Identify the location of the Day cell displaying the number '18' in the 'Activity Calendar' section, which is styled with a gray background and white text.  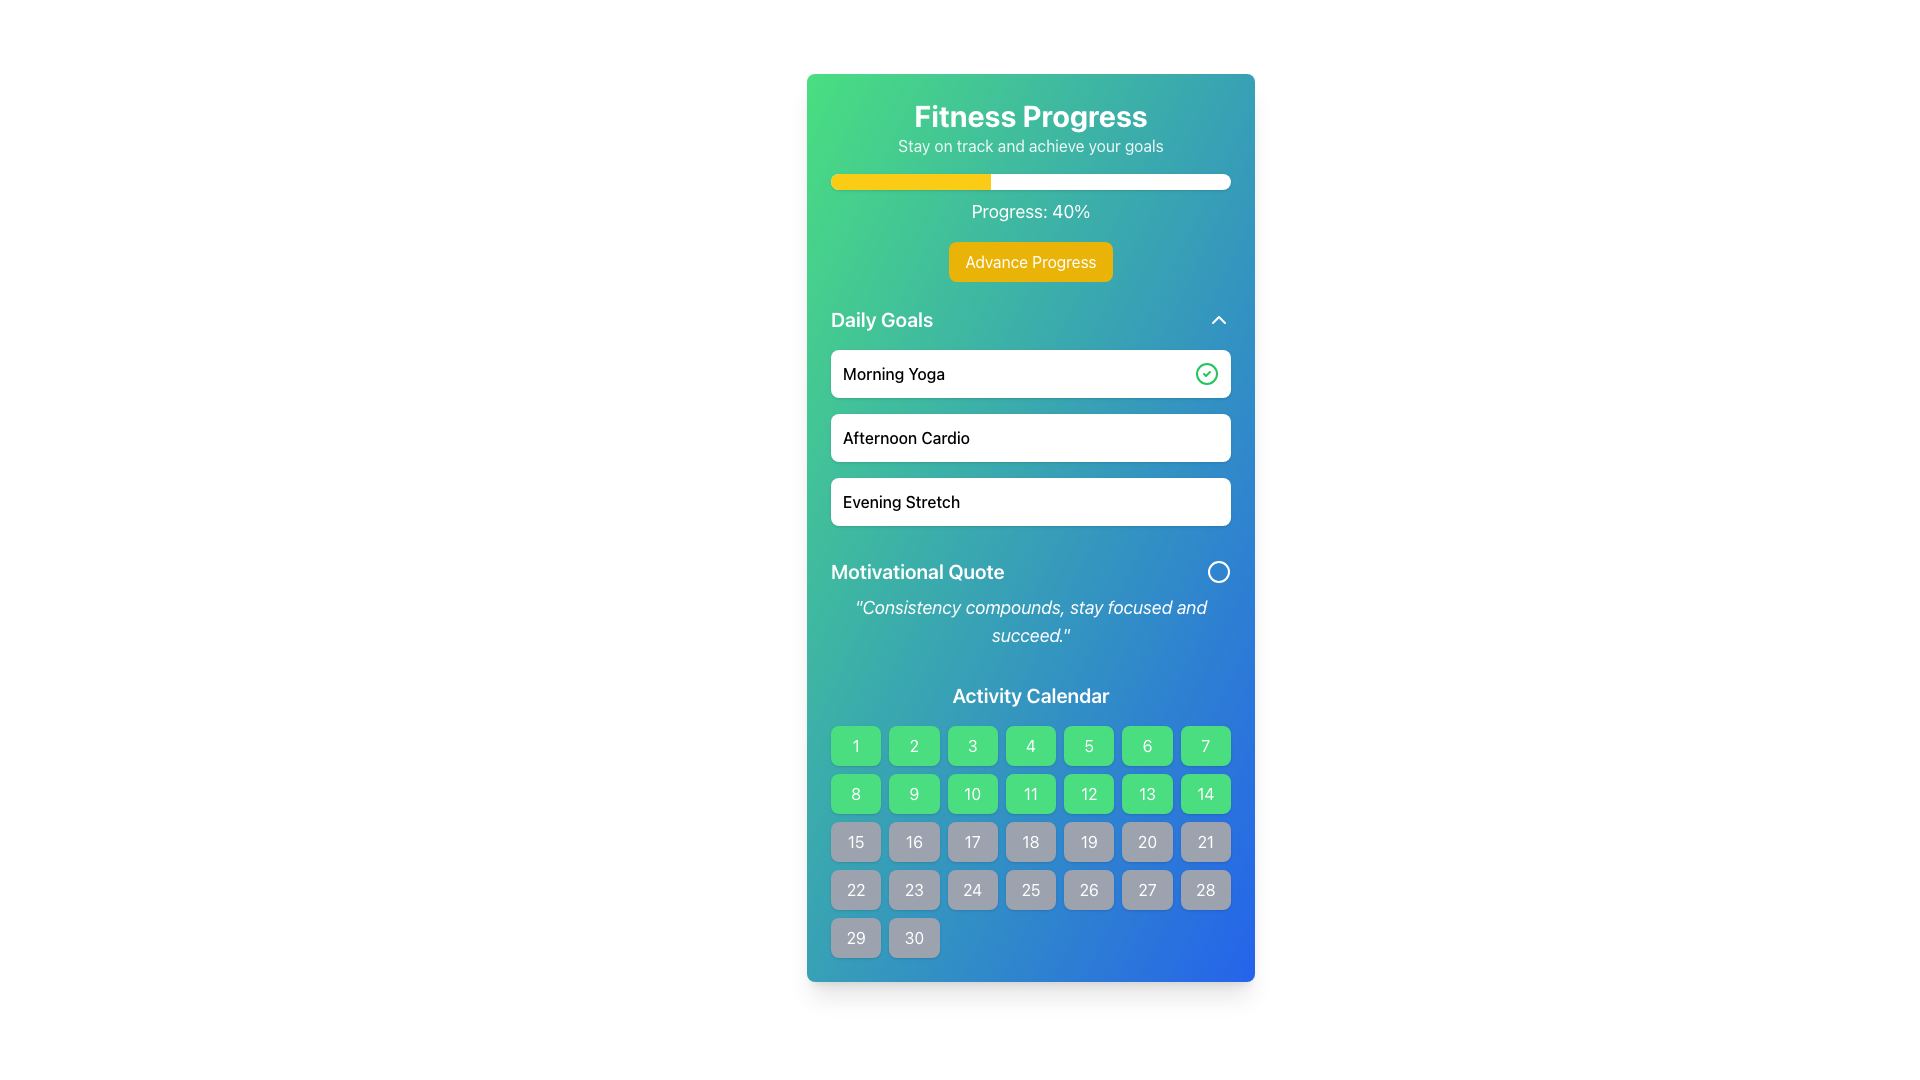
(1031, 841).